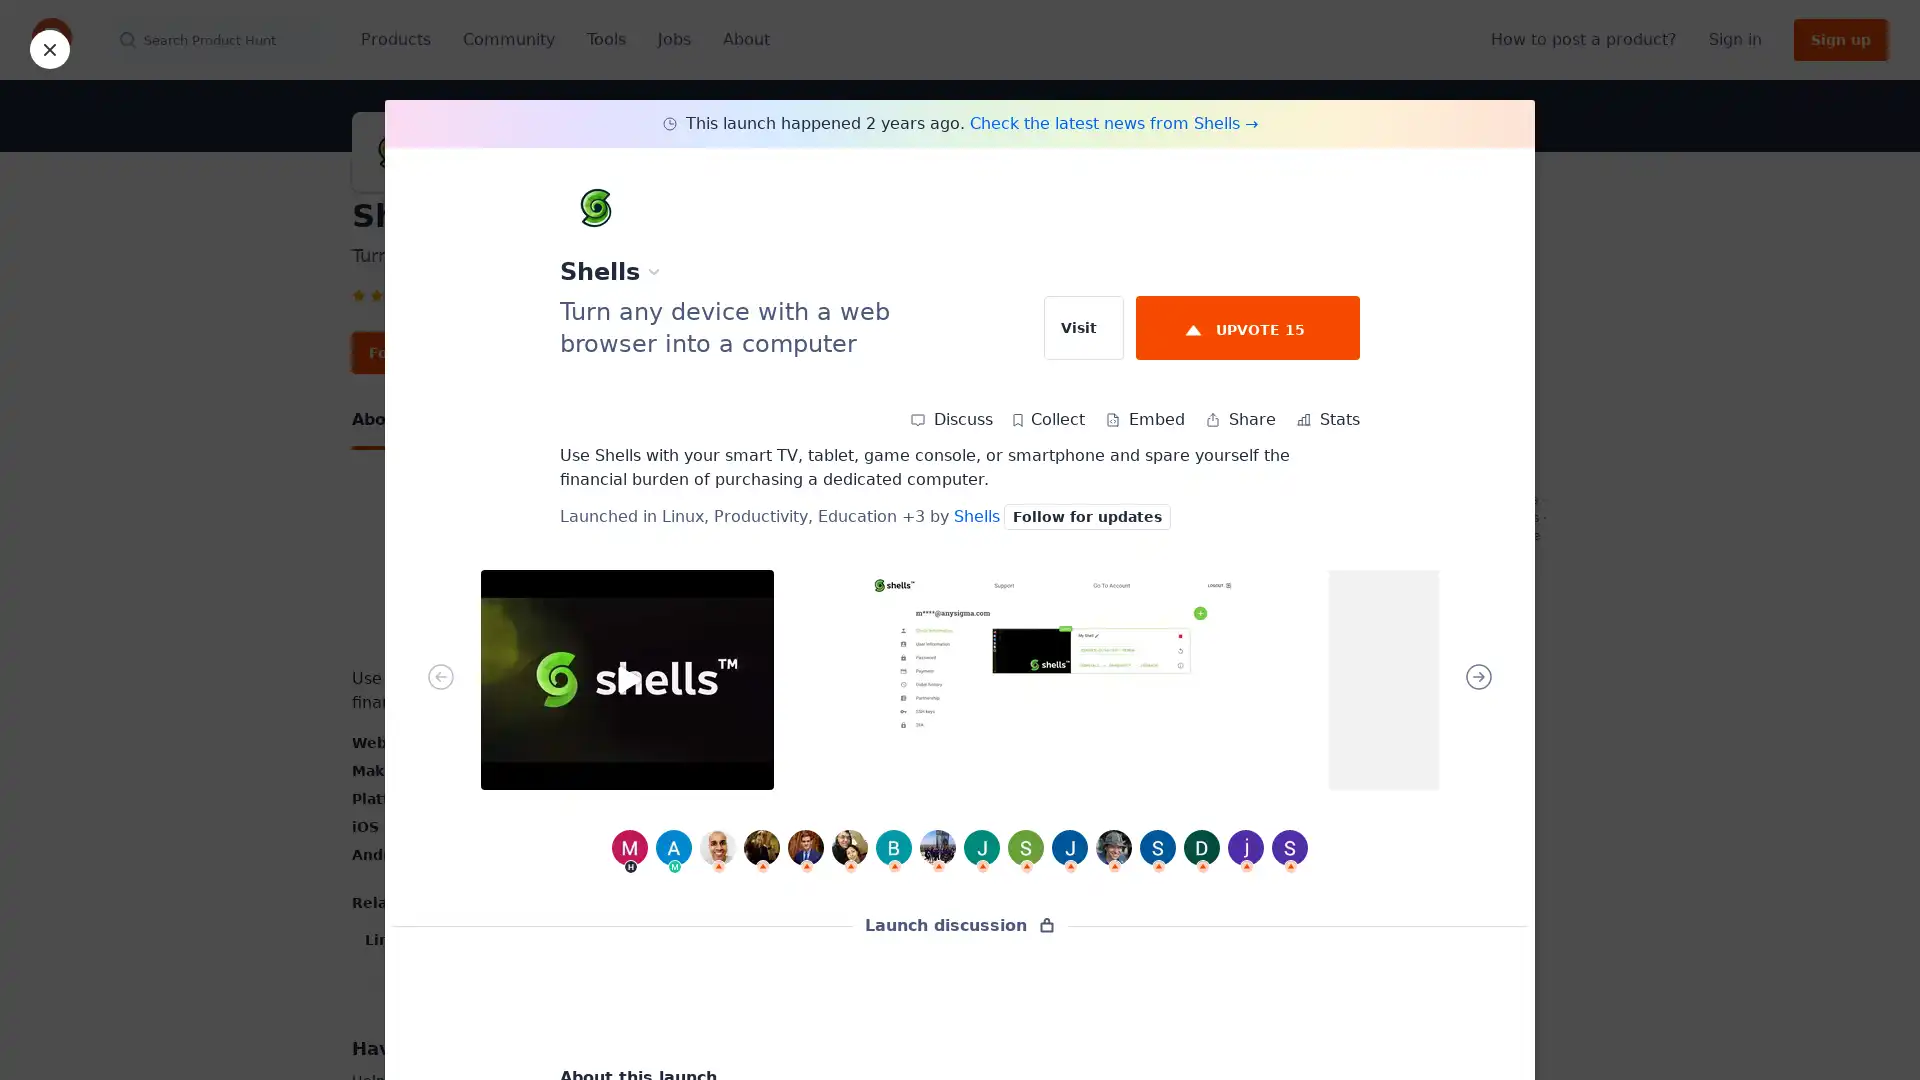 The width and height of the screenshot is (1920, 1080). What do you see at coordinates (1086, 515) in the screenshot?
I see `Follow for updates` at bounding box center [1086, 515].